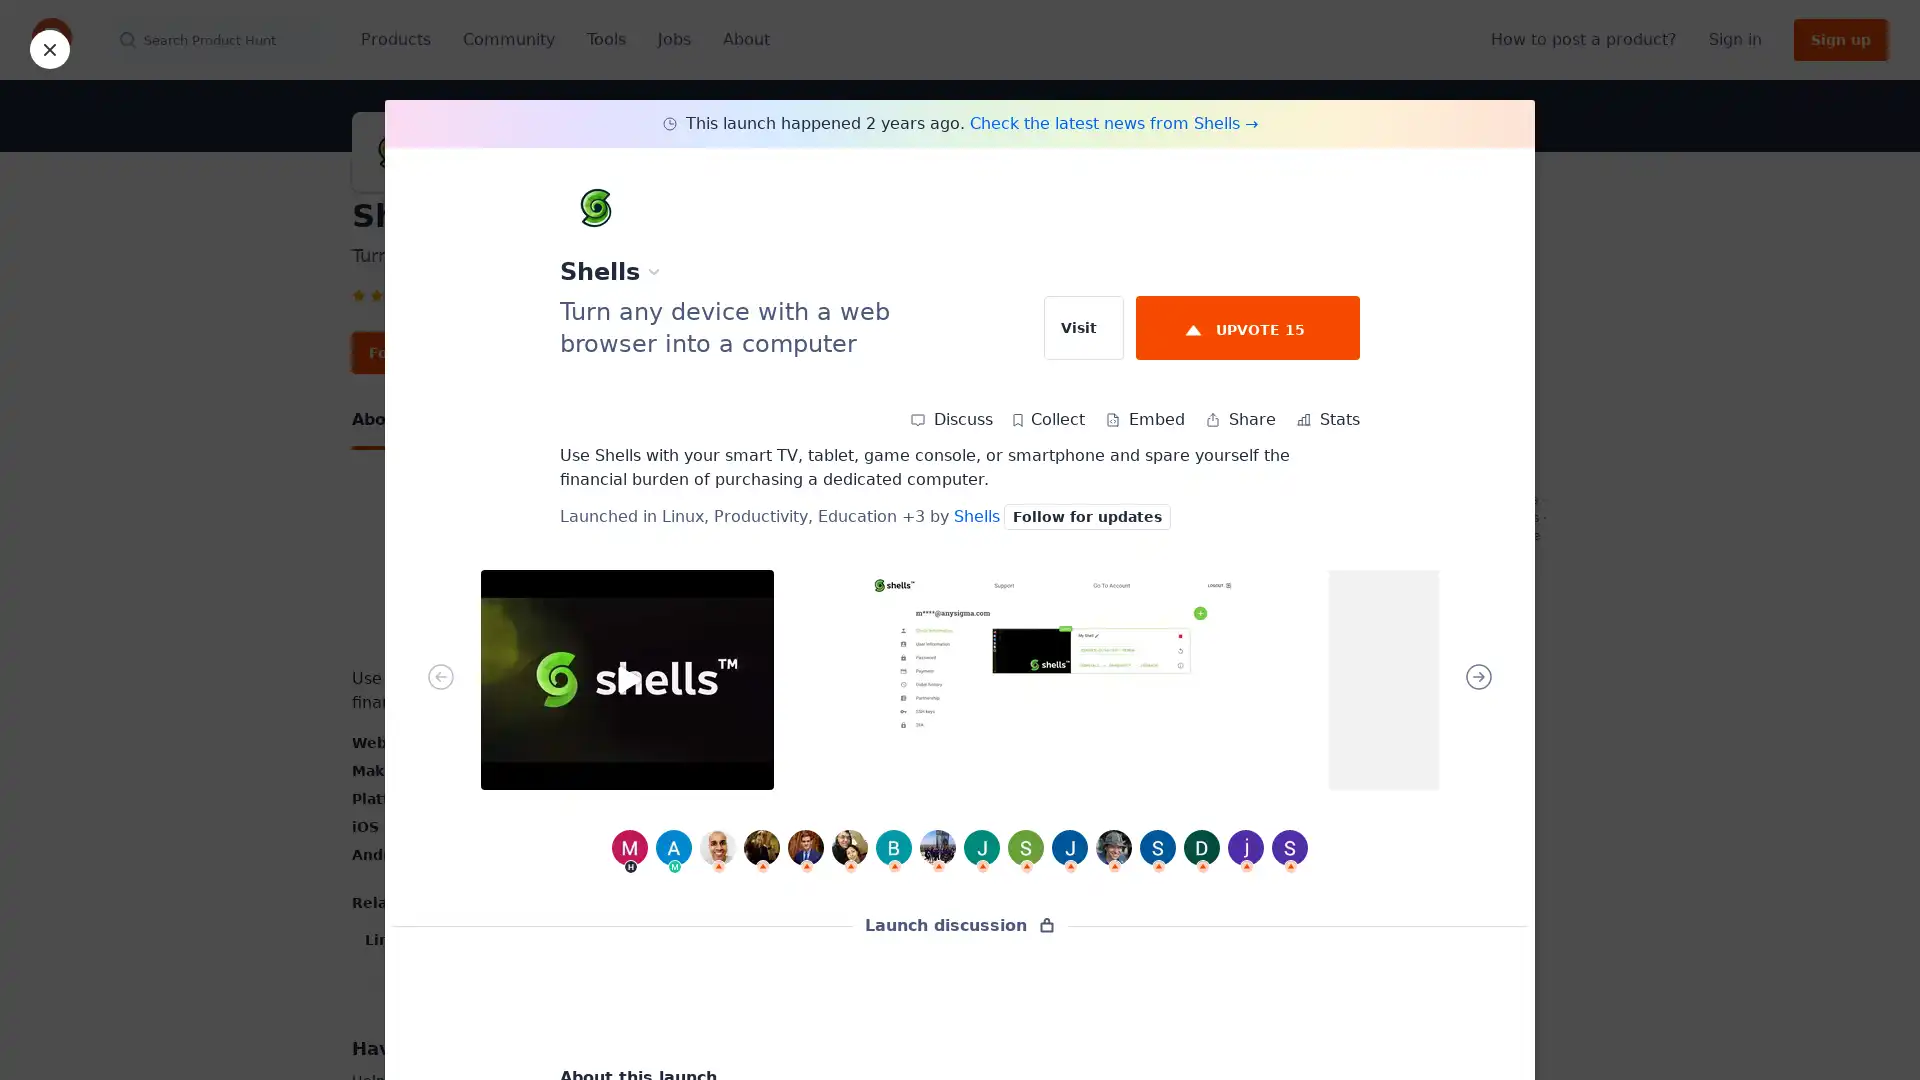 The width and height of the screenshot is (1920, 1080). What do you see at coordinates (1086, 515) in the screenshot?
I see `Follow for updates` at bounding box center [1086, 515].